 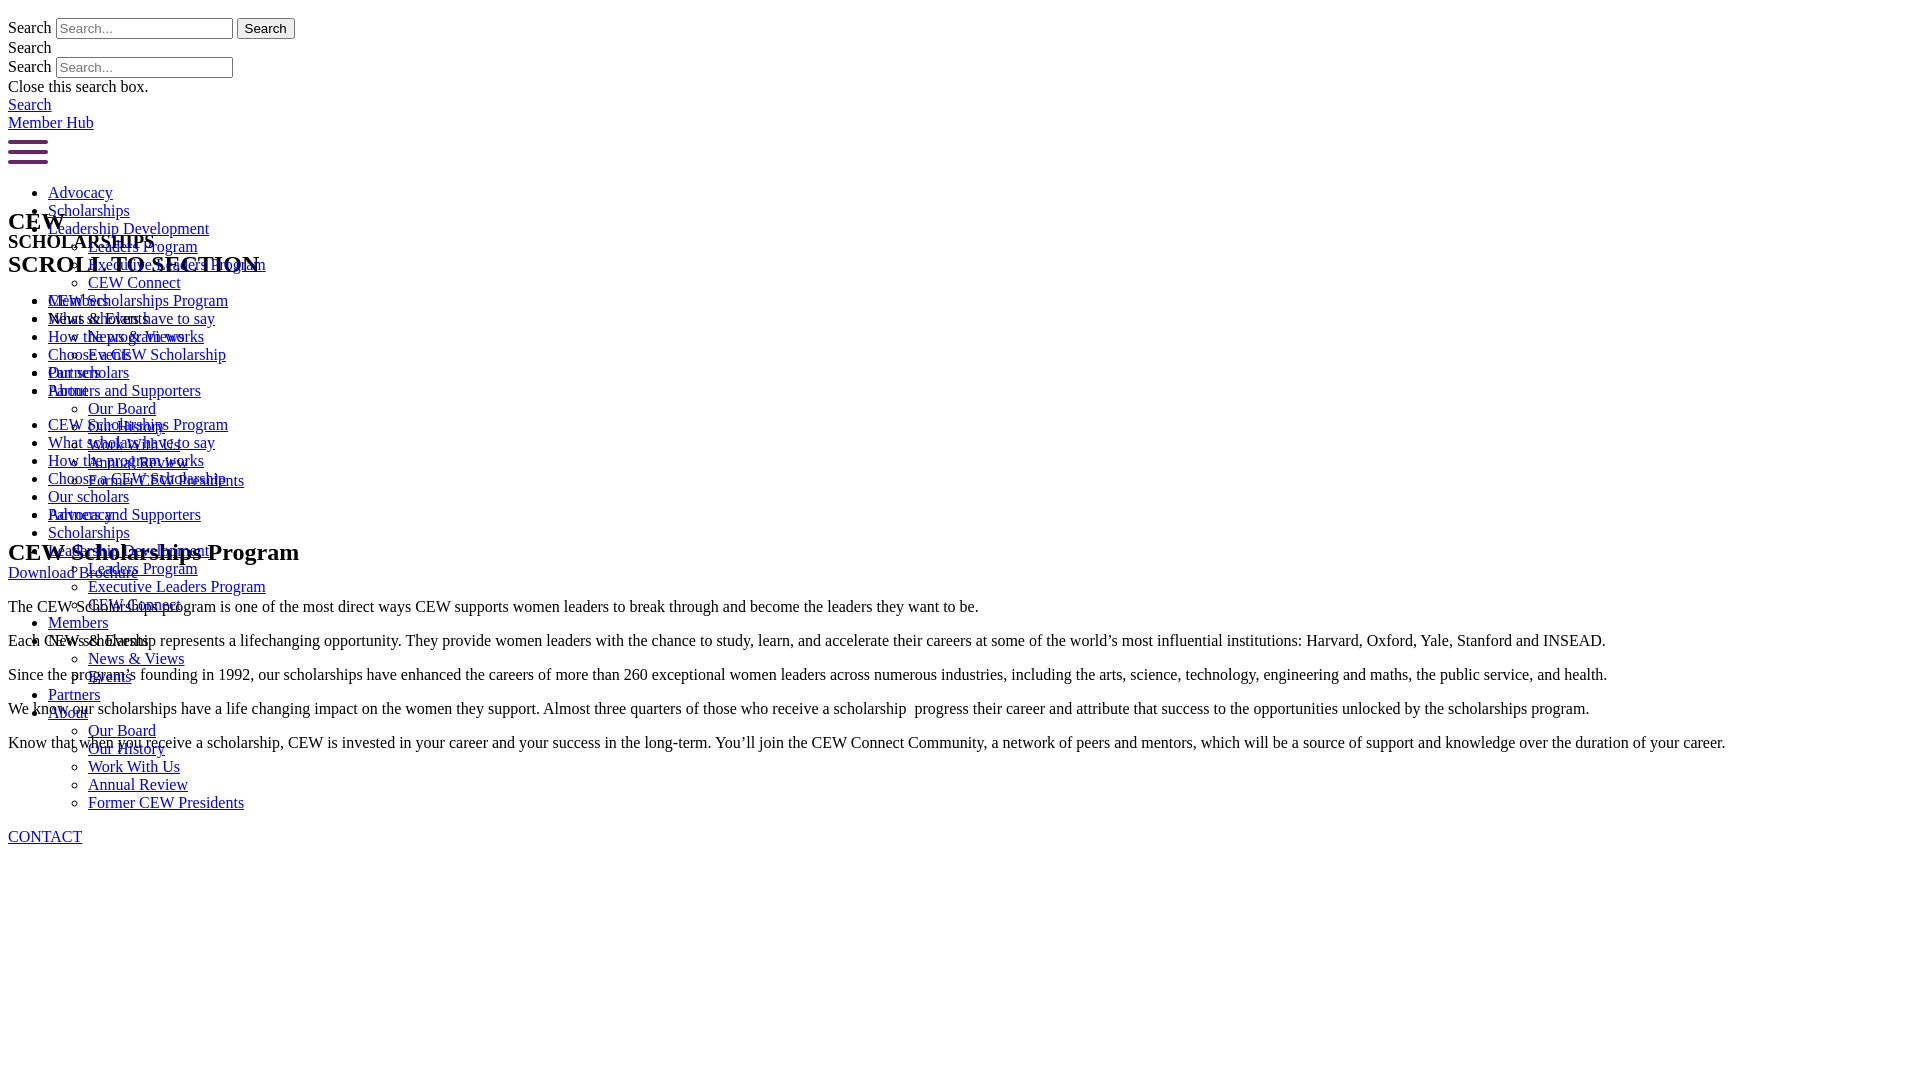 I want to click on 'Our History', so click(x=86, y=748).